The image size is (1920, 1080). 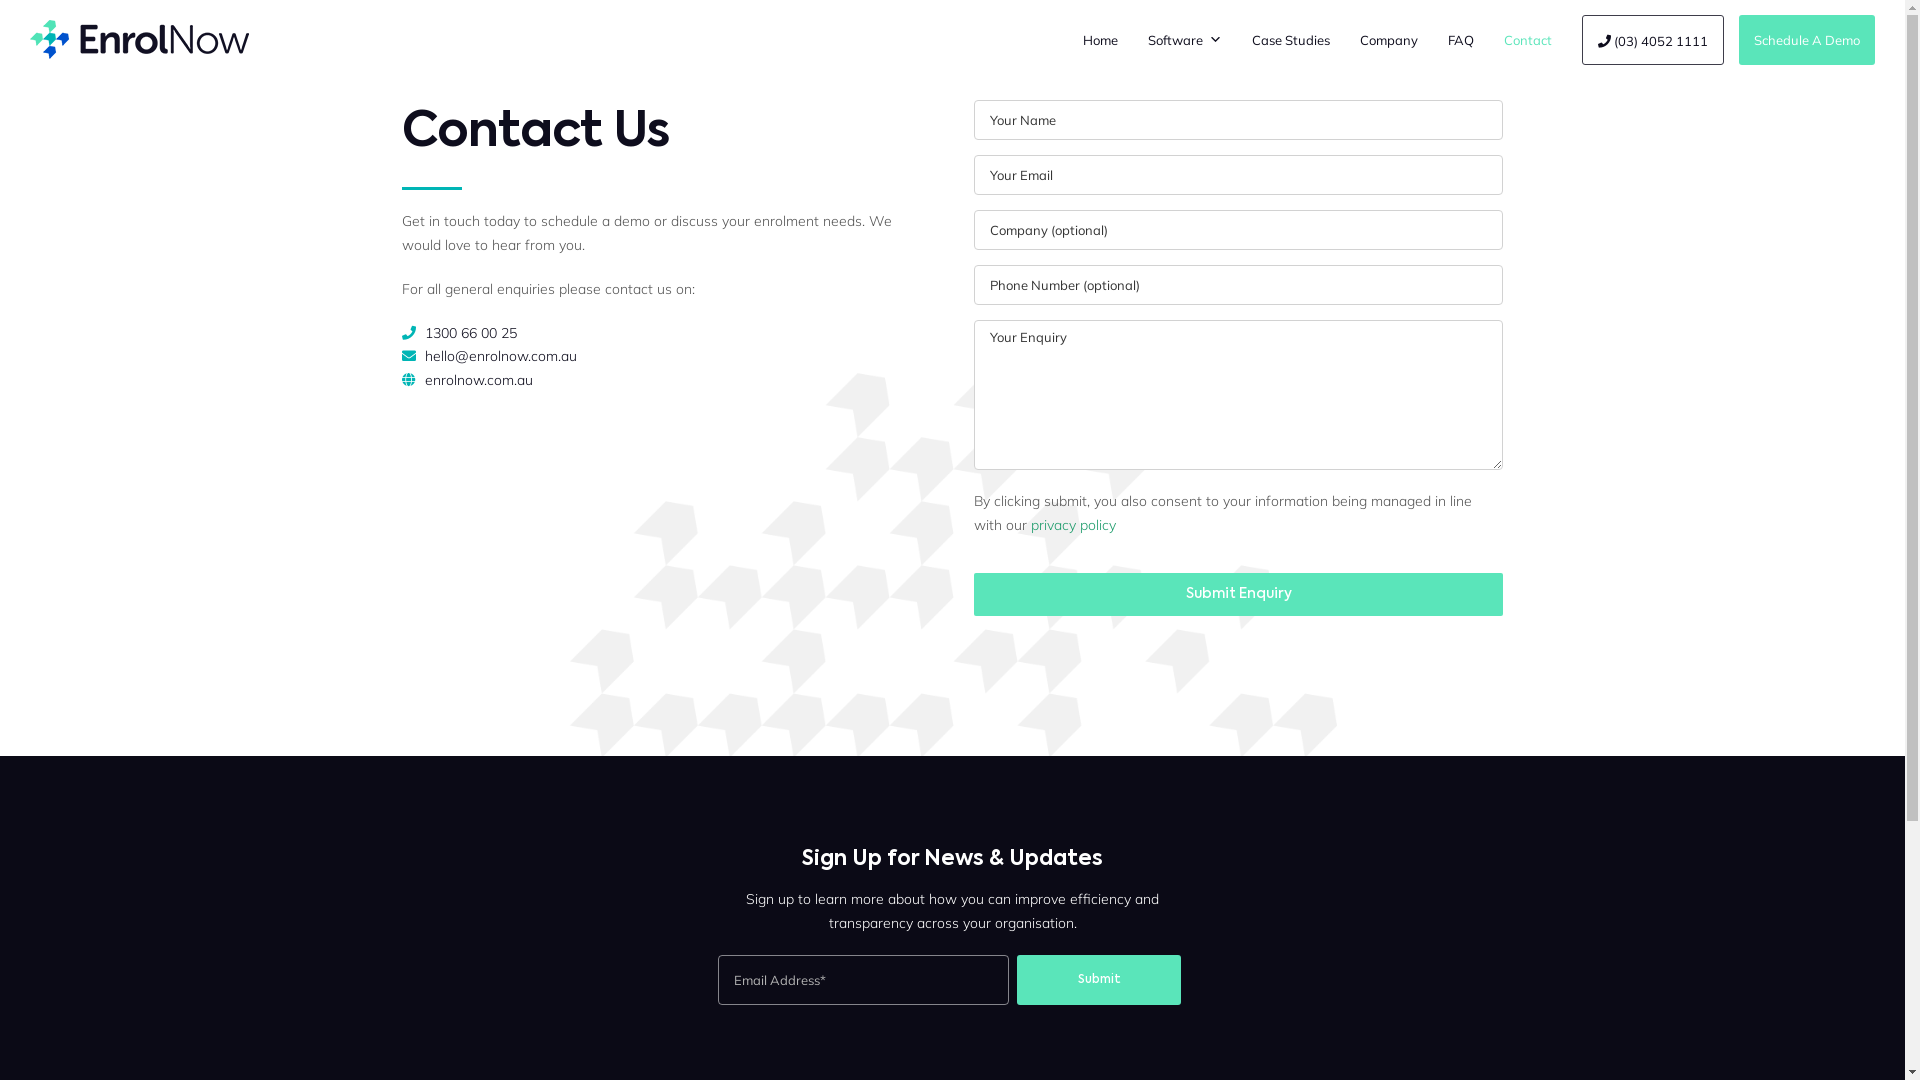 What do you see at coordinates (1072, 523) in the screenshot?
I see `'privacy policy'` at bounding box center [1072, 523].